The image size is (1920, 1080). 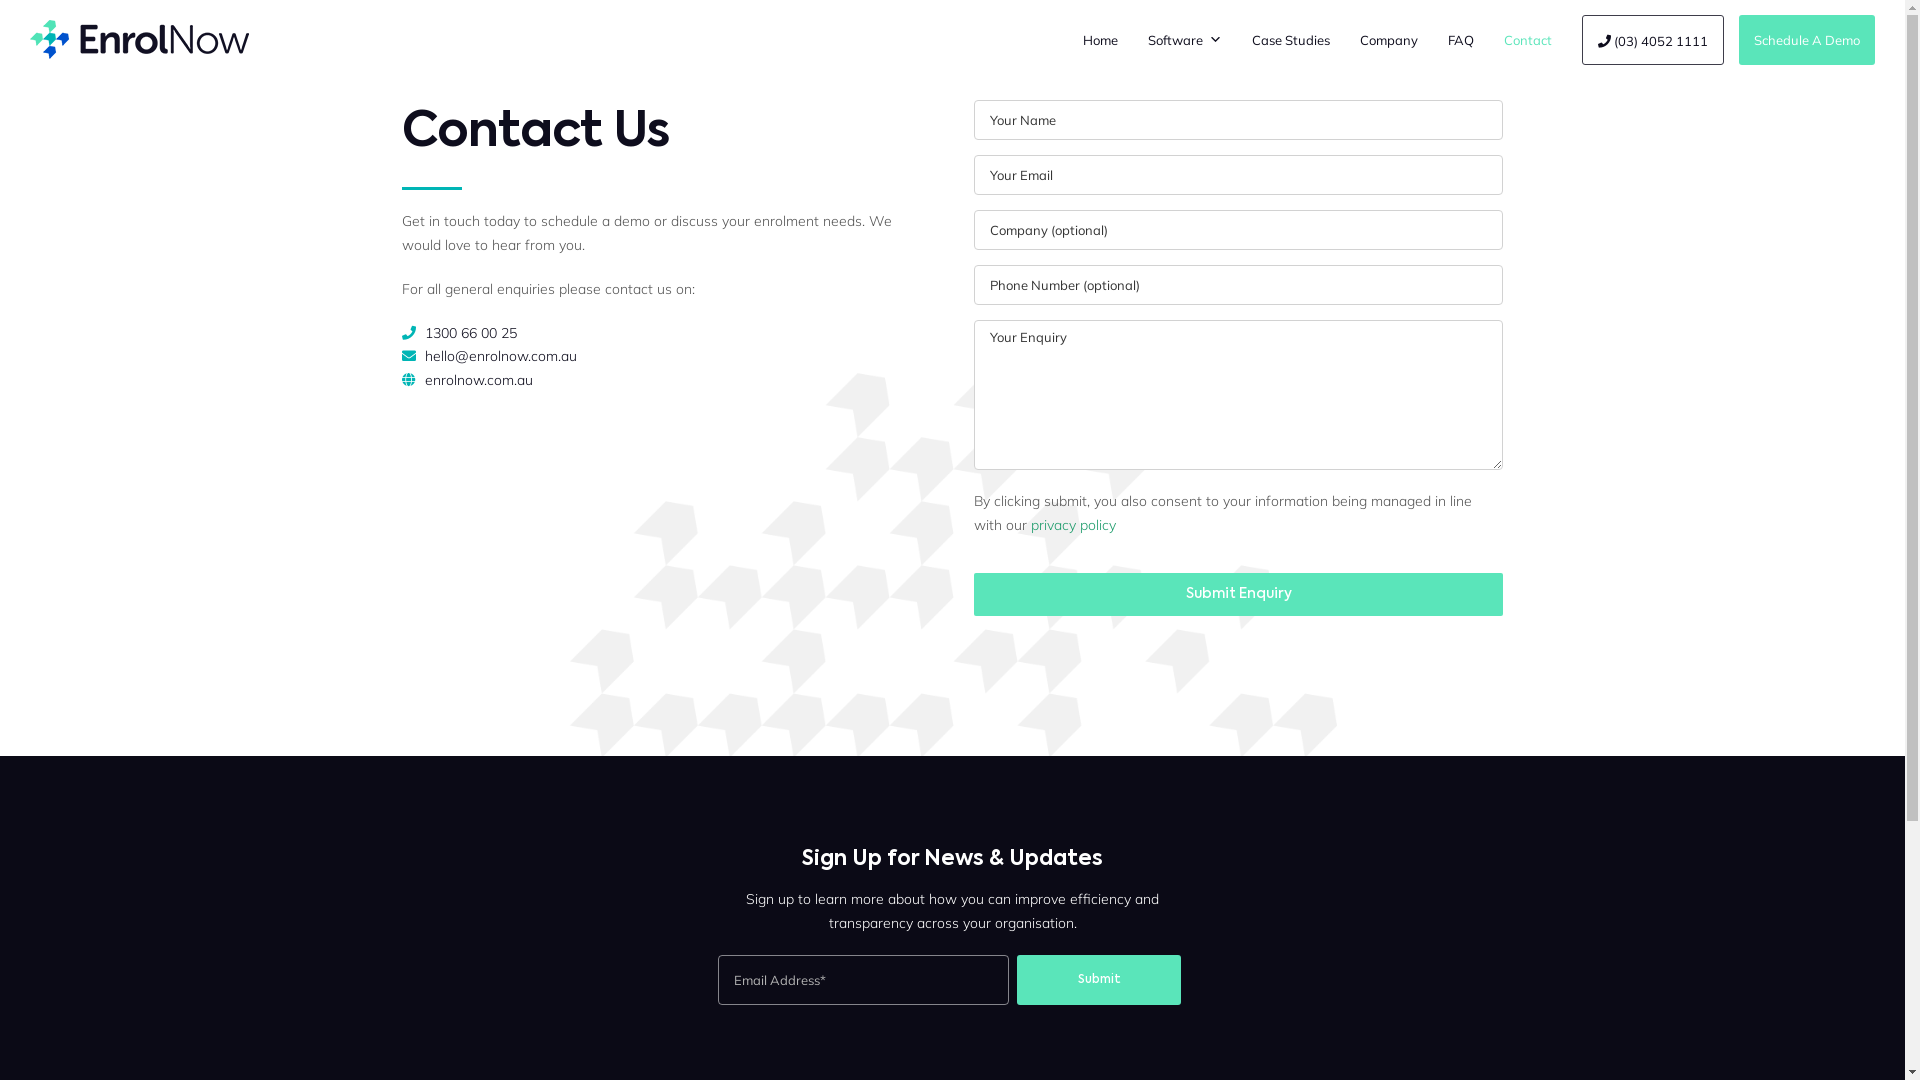 What do you see at coordinates (1072, 523) in the screenshot?
I see `'privacy policy'` at bounding box center [1072, 523].